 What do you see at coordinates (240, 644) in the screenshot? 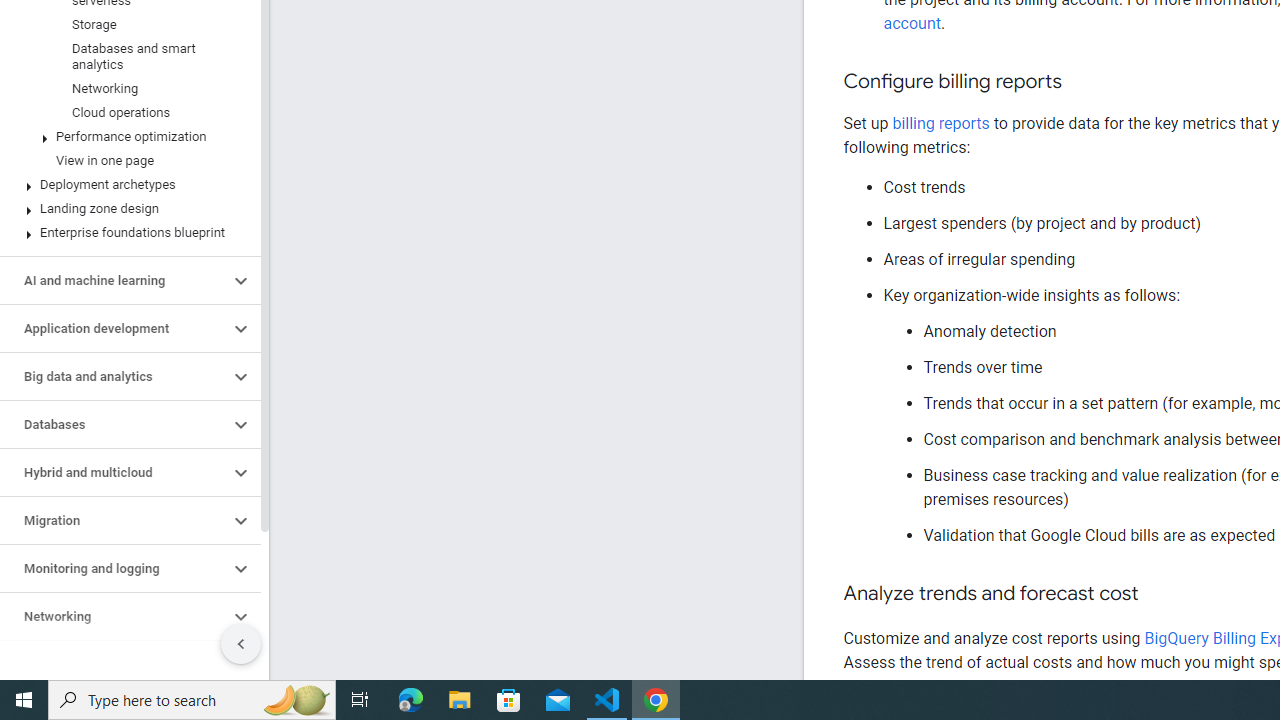
I see `'Hide side navigation'` at bounding box center [240, 644].